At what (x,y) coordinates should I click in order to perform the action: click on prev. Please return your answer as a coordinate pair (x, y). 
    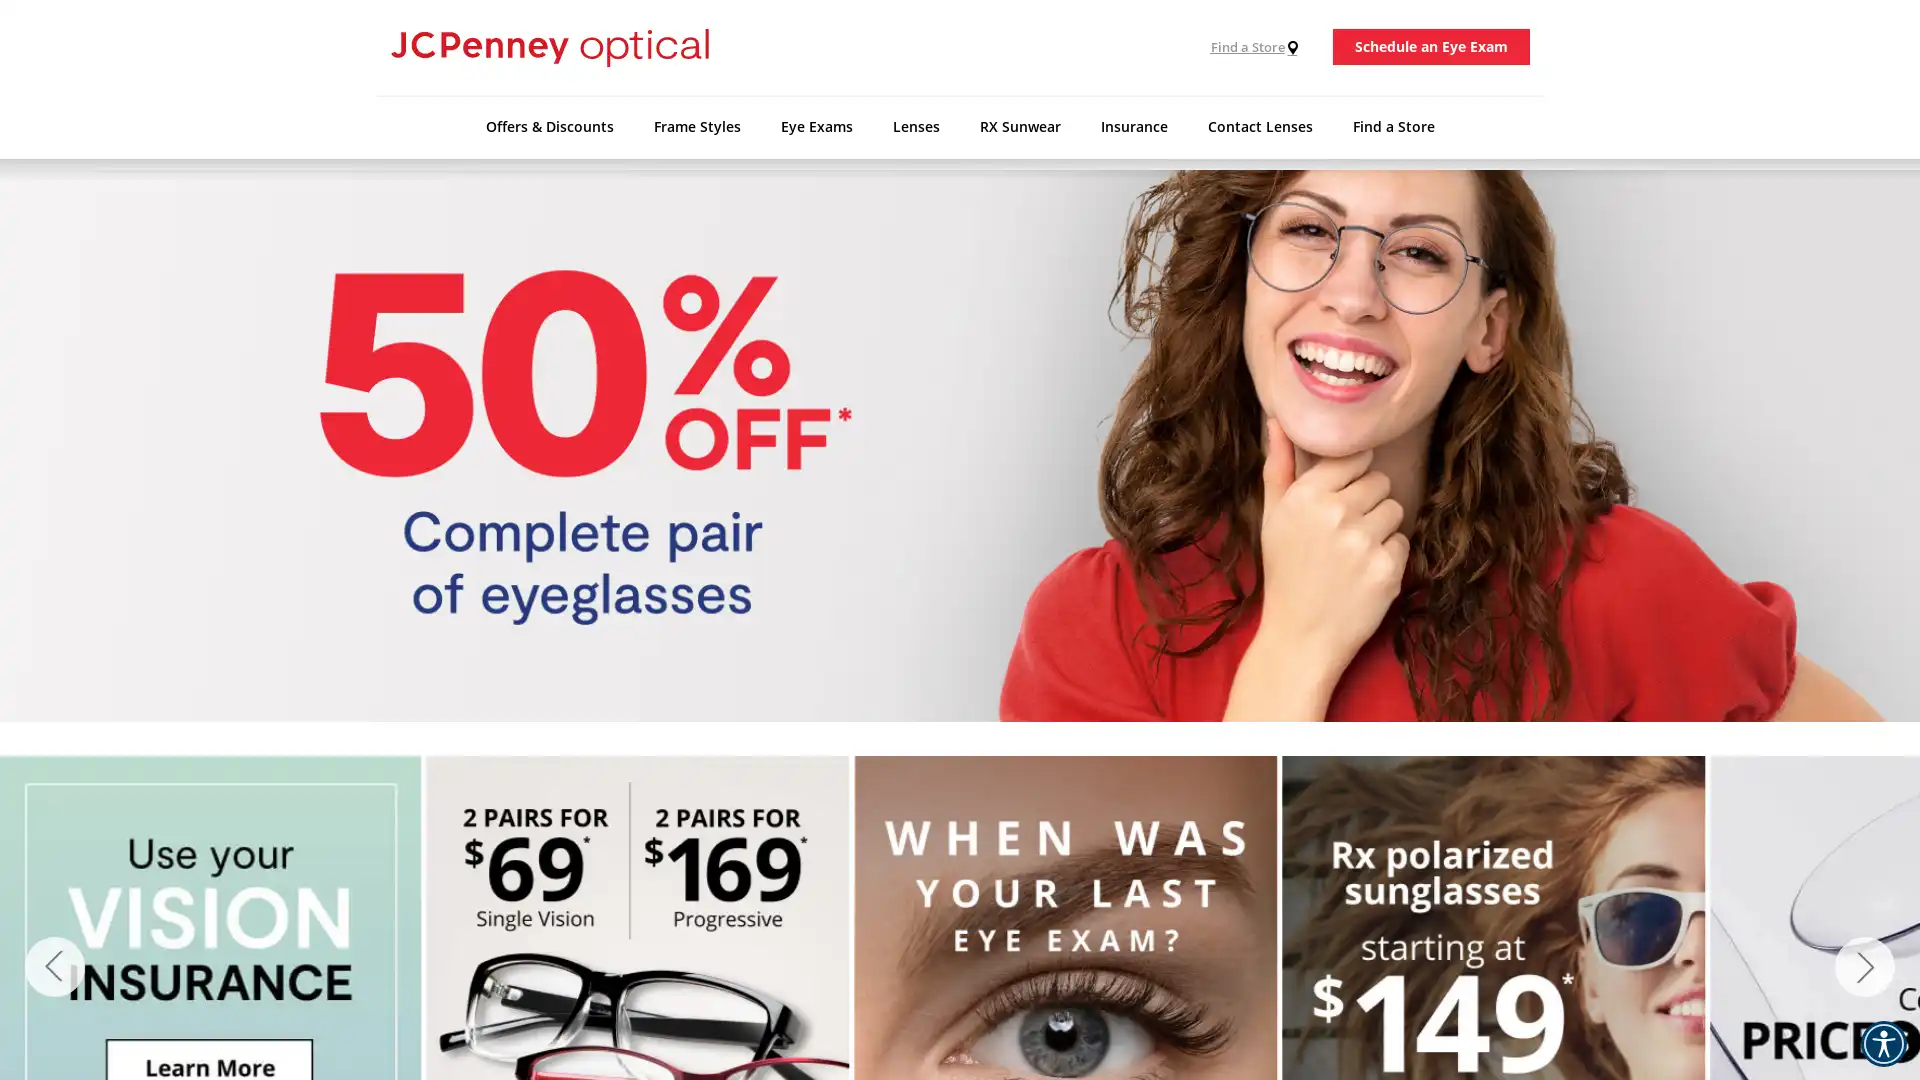
    Looking at the image, I should click on (54, 966).